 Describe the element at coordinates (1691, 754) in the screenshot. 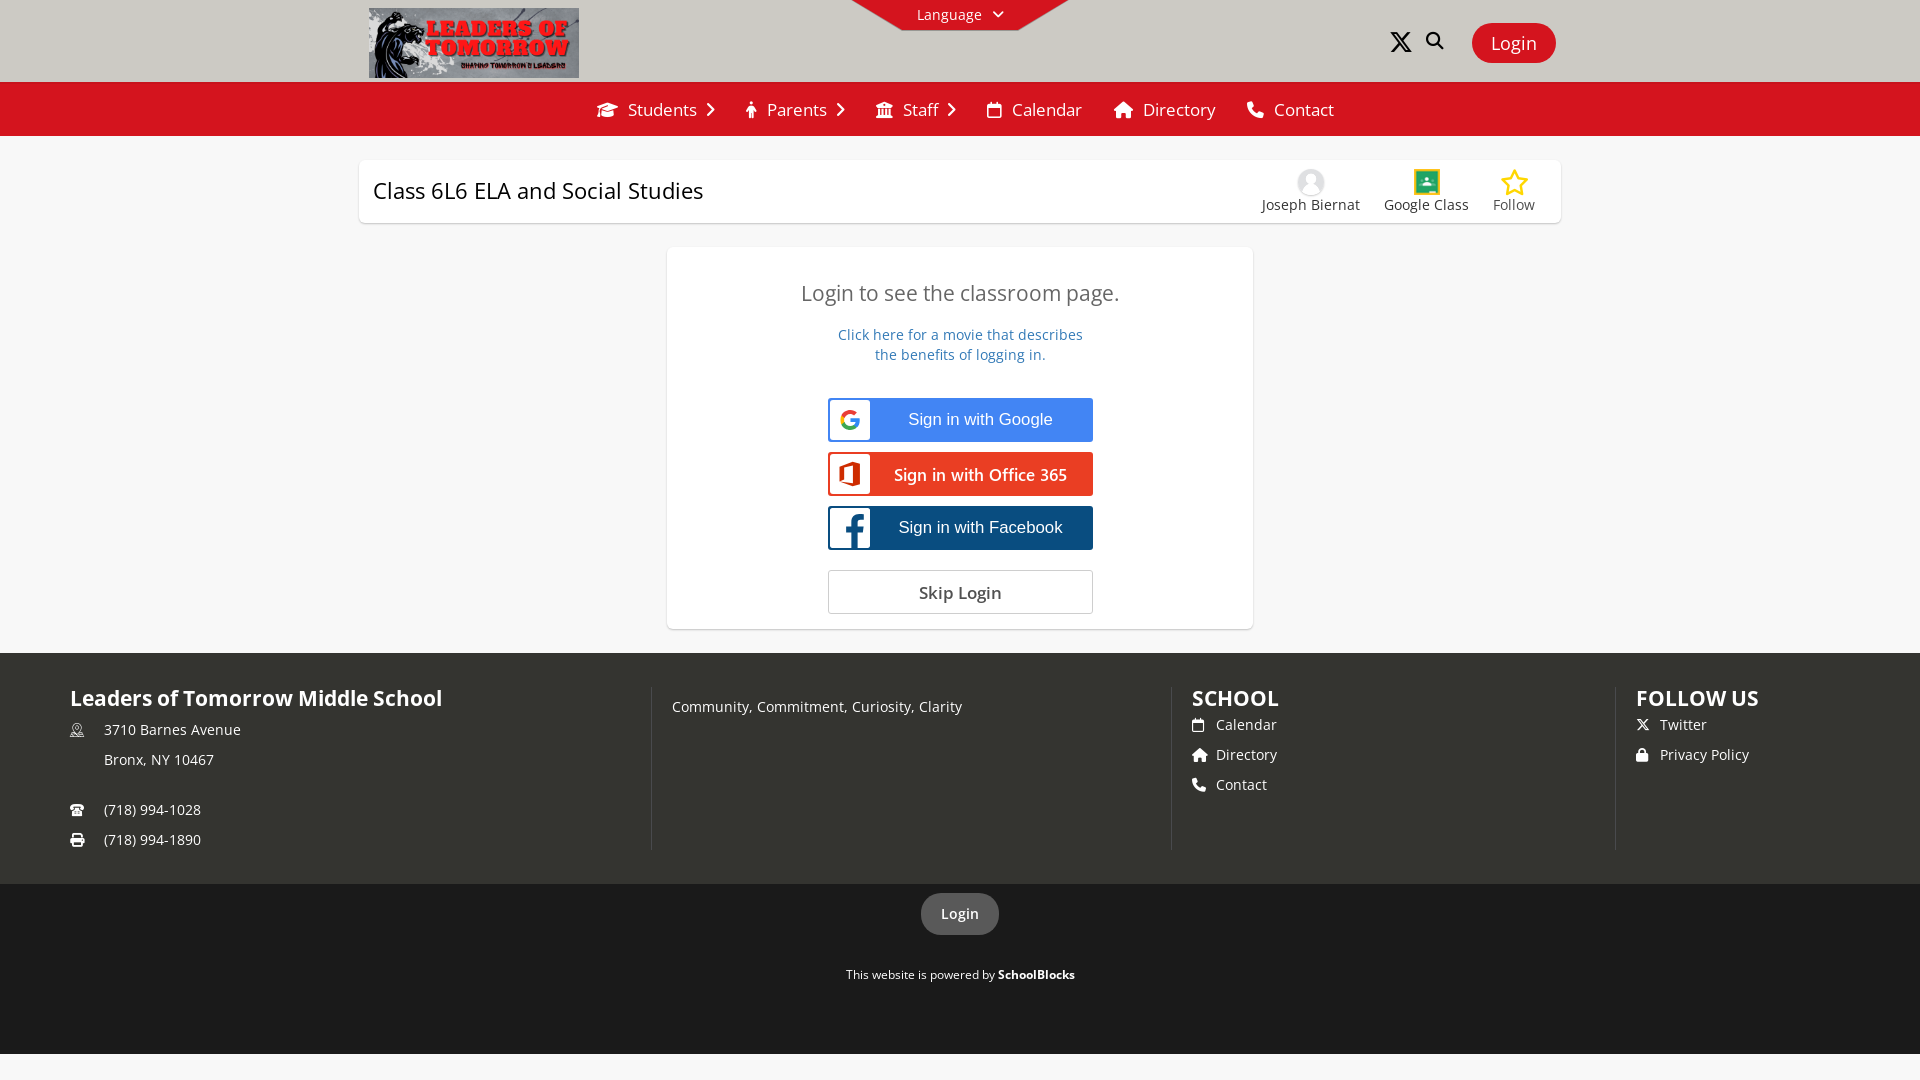

I see `'Privacy Policy'` at that location.